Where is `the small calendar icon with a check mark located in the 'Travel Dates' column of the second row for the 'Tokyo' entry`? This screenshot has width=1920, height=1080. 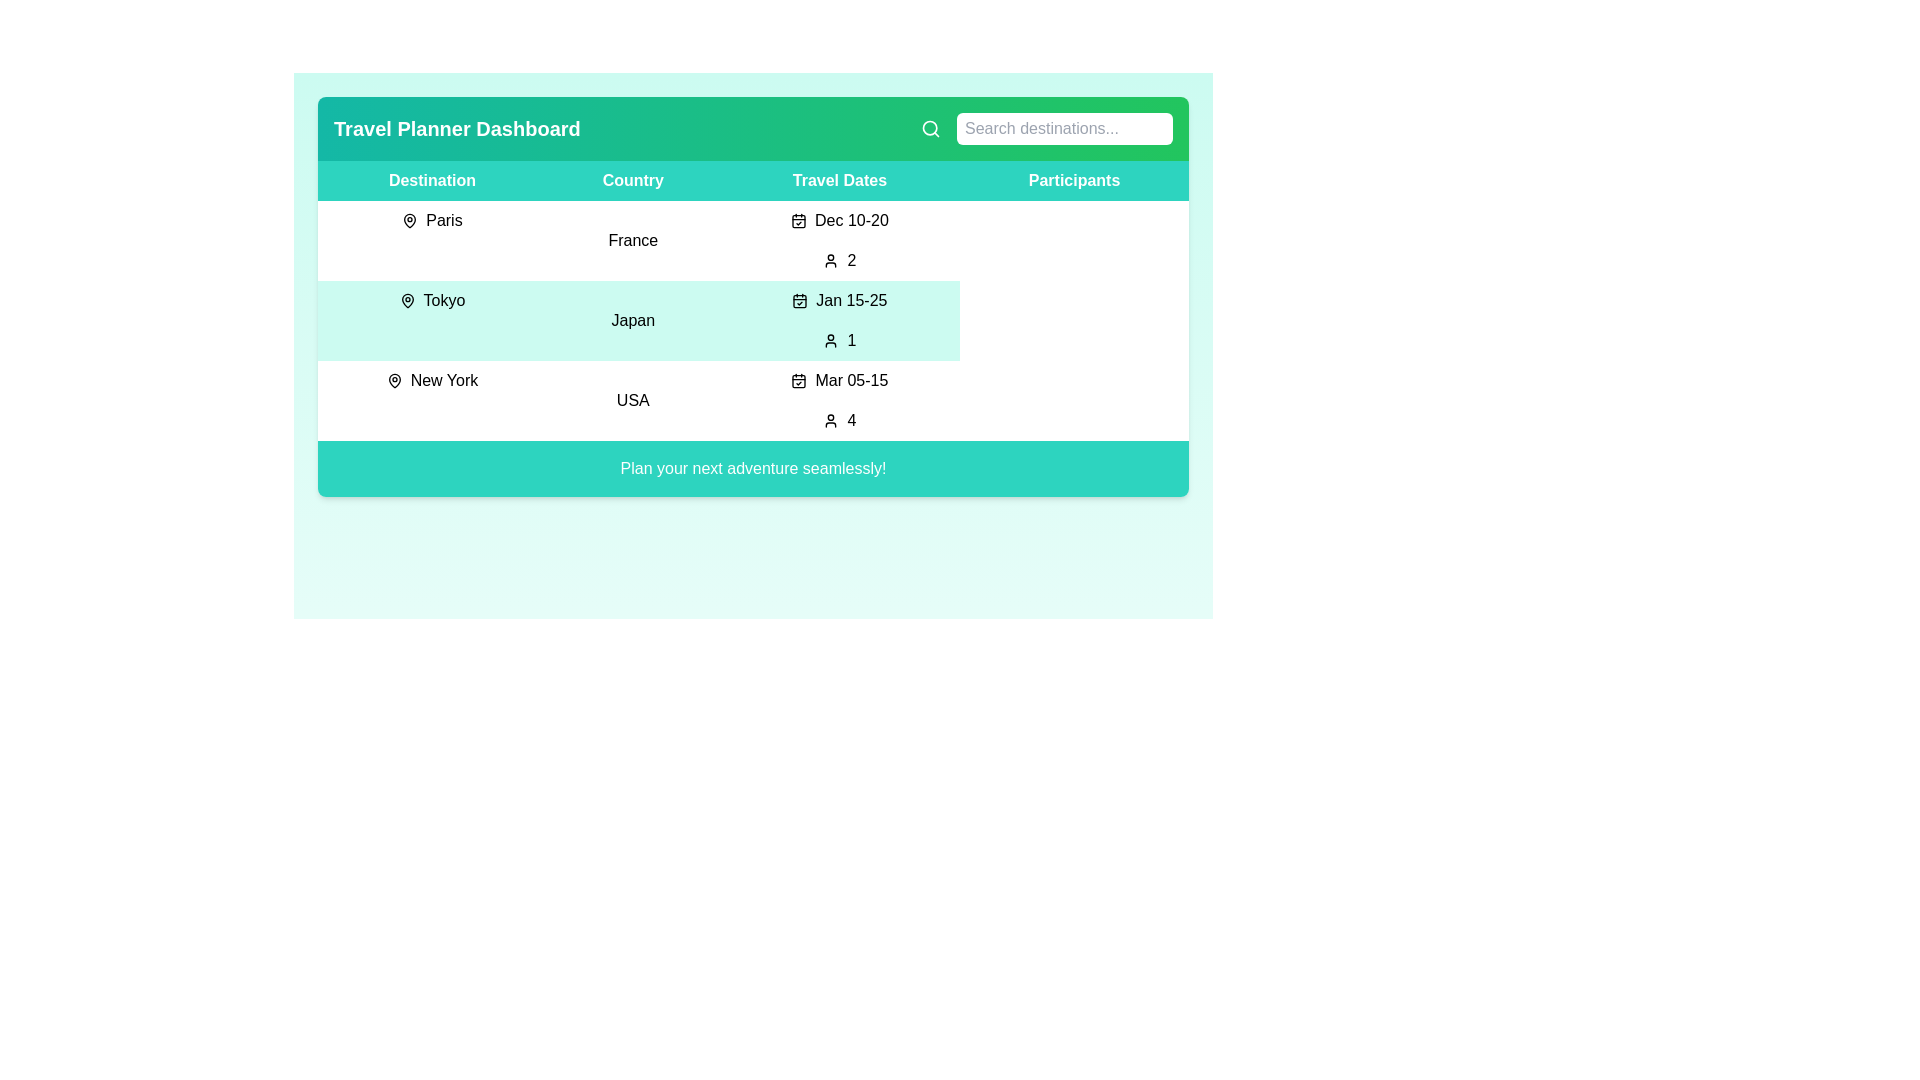 the small calendar icon with a check mark located in the 'Travel Dates' column of the second row for the 'Tokyo' entry is located at coordinates (800, 300).